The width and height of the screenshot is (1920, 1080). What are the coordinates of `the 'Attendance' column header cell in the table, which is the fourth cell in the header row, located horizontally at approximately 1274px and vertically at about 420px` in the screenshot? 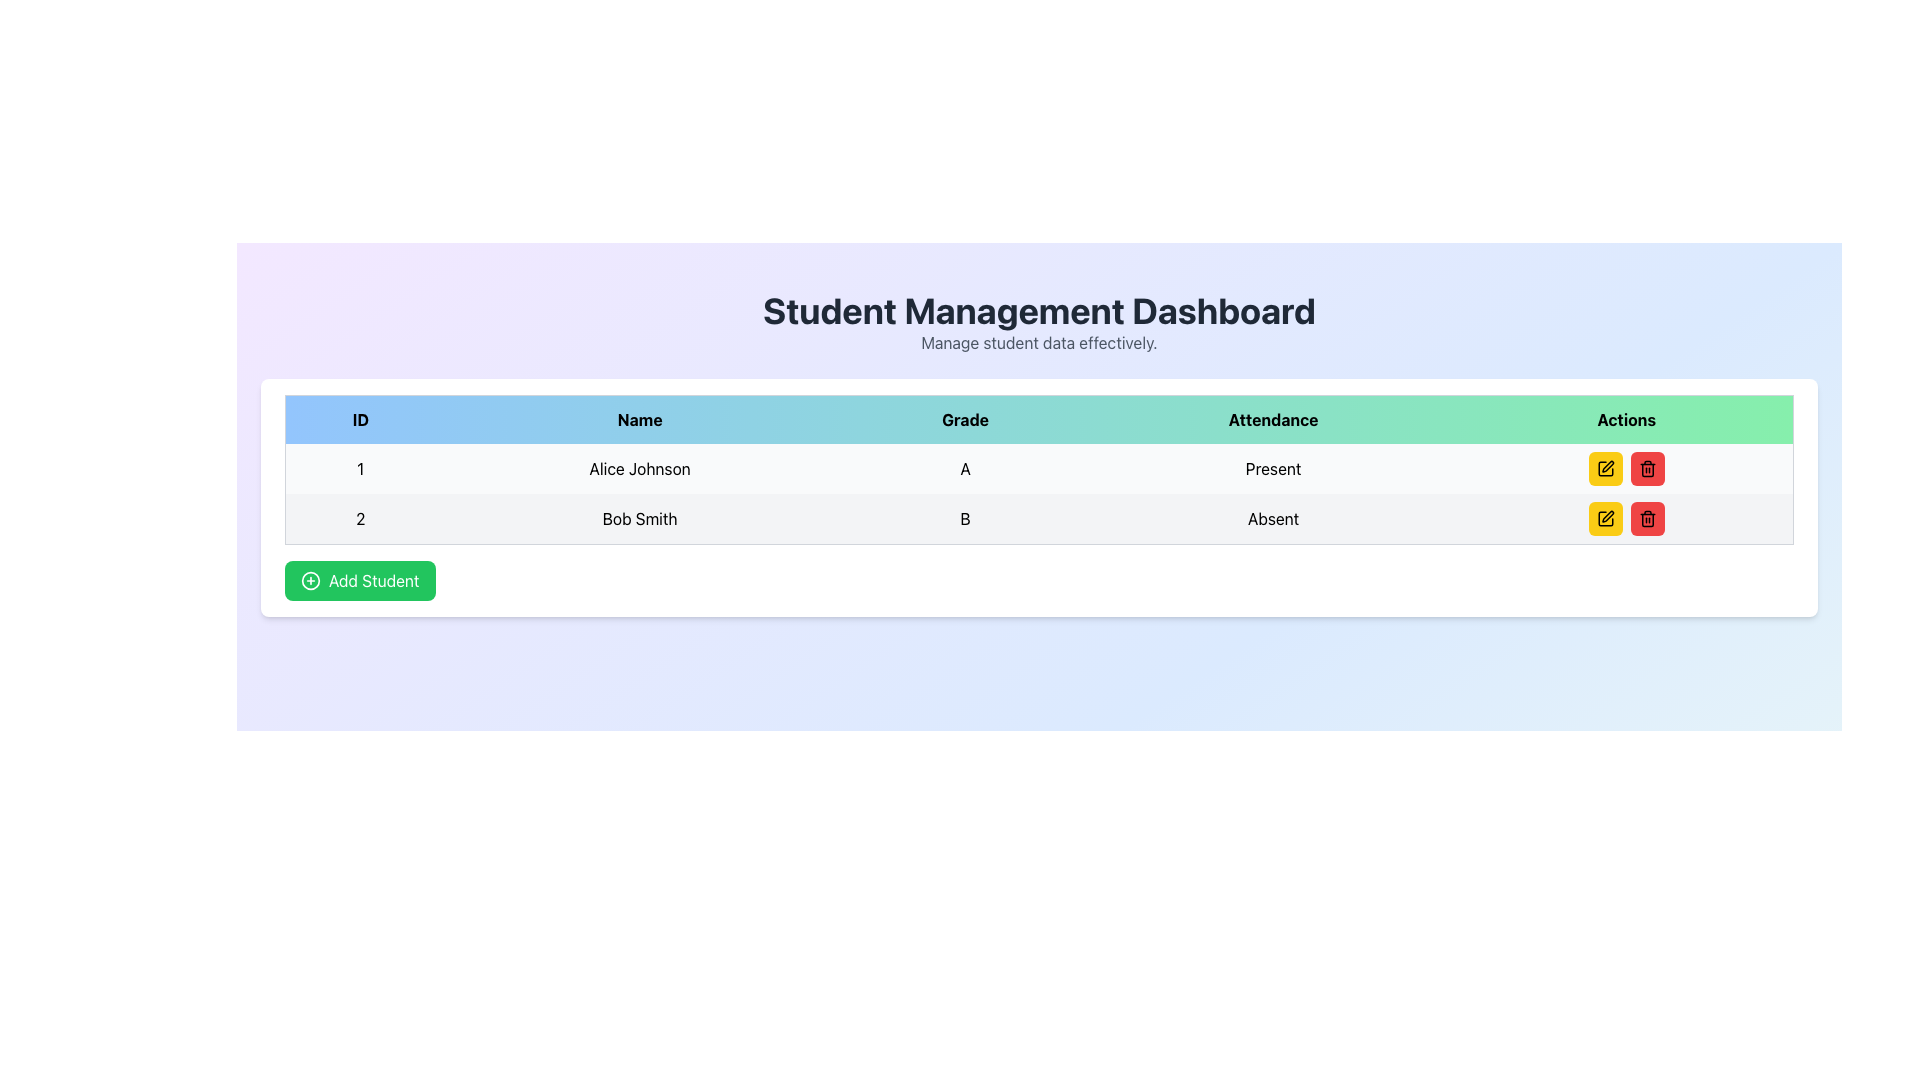 It's located at (1272, 418).